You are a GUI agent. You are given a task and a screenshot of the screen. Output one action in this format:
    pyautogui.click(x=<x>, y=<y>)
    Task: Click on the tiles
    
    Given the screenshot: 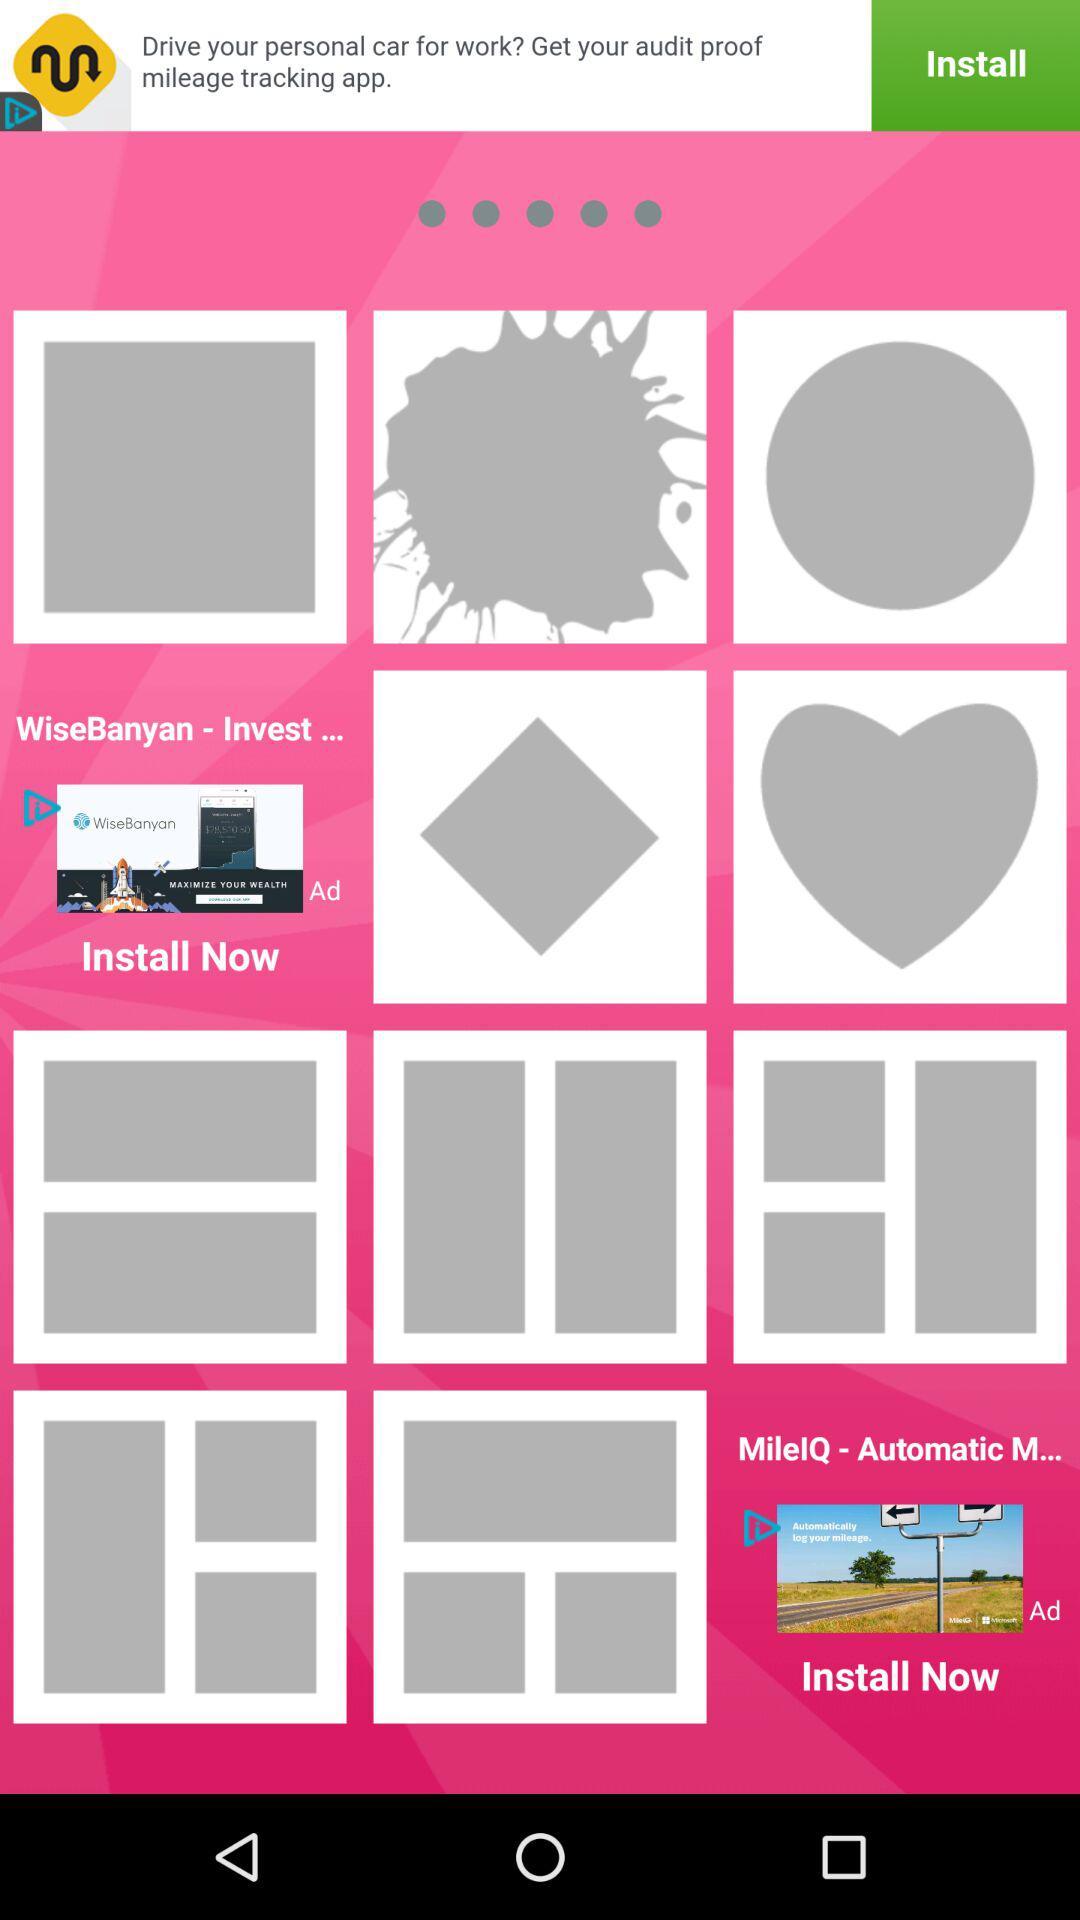 What is the action you would take?
    pyautogui.click(x=540, y=1196)
    